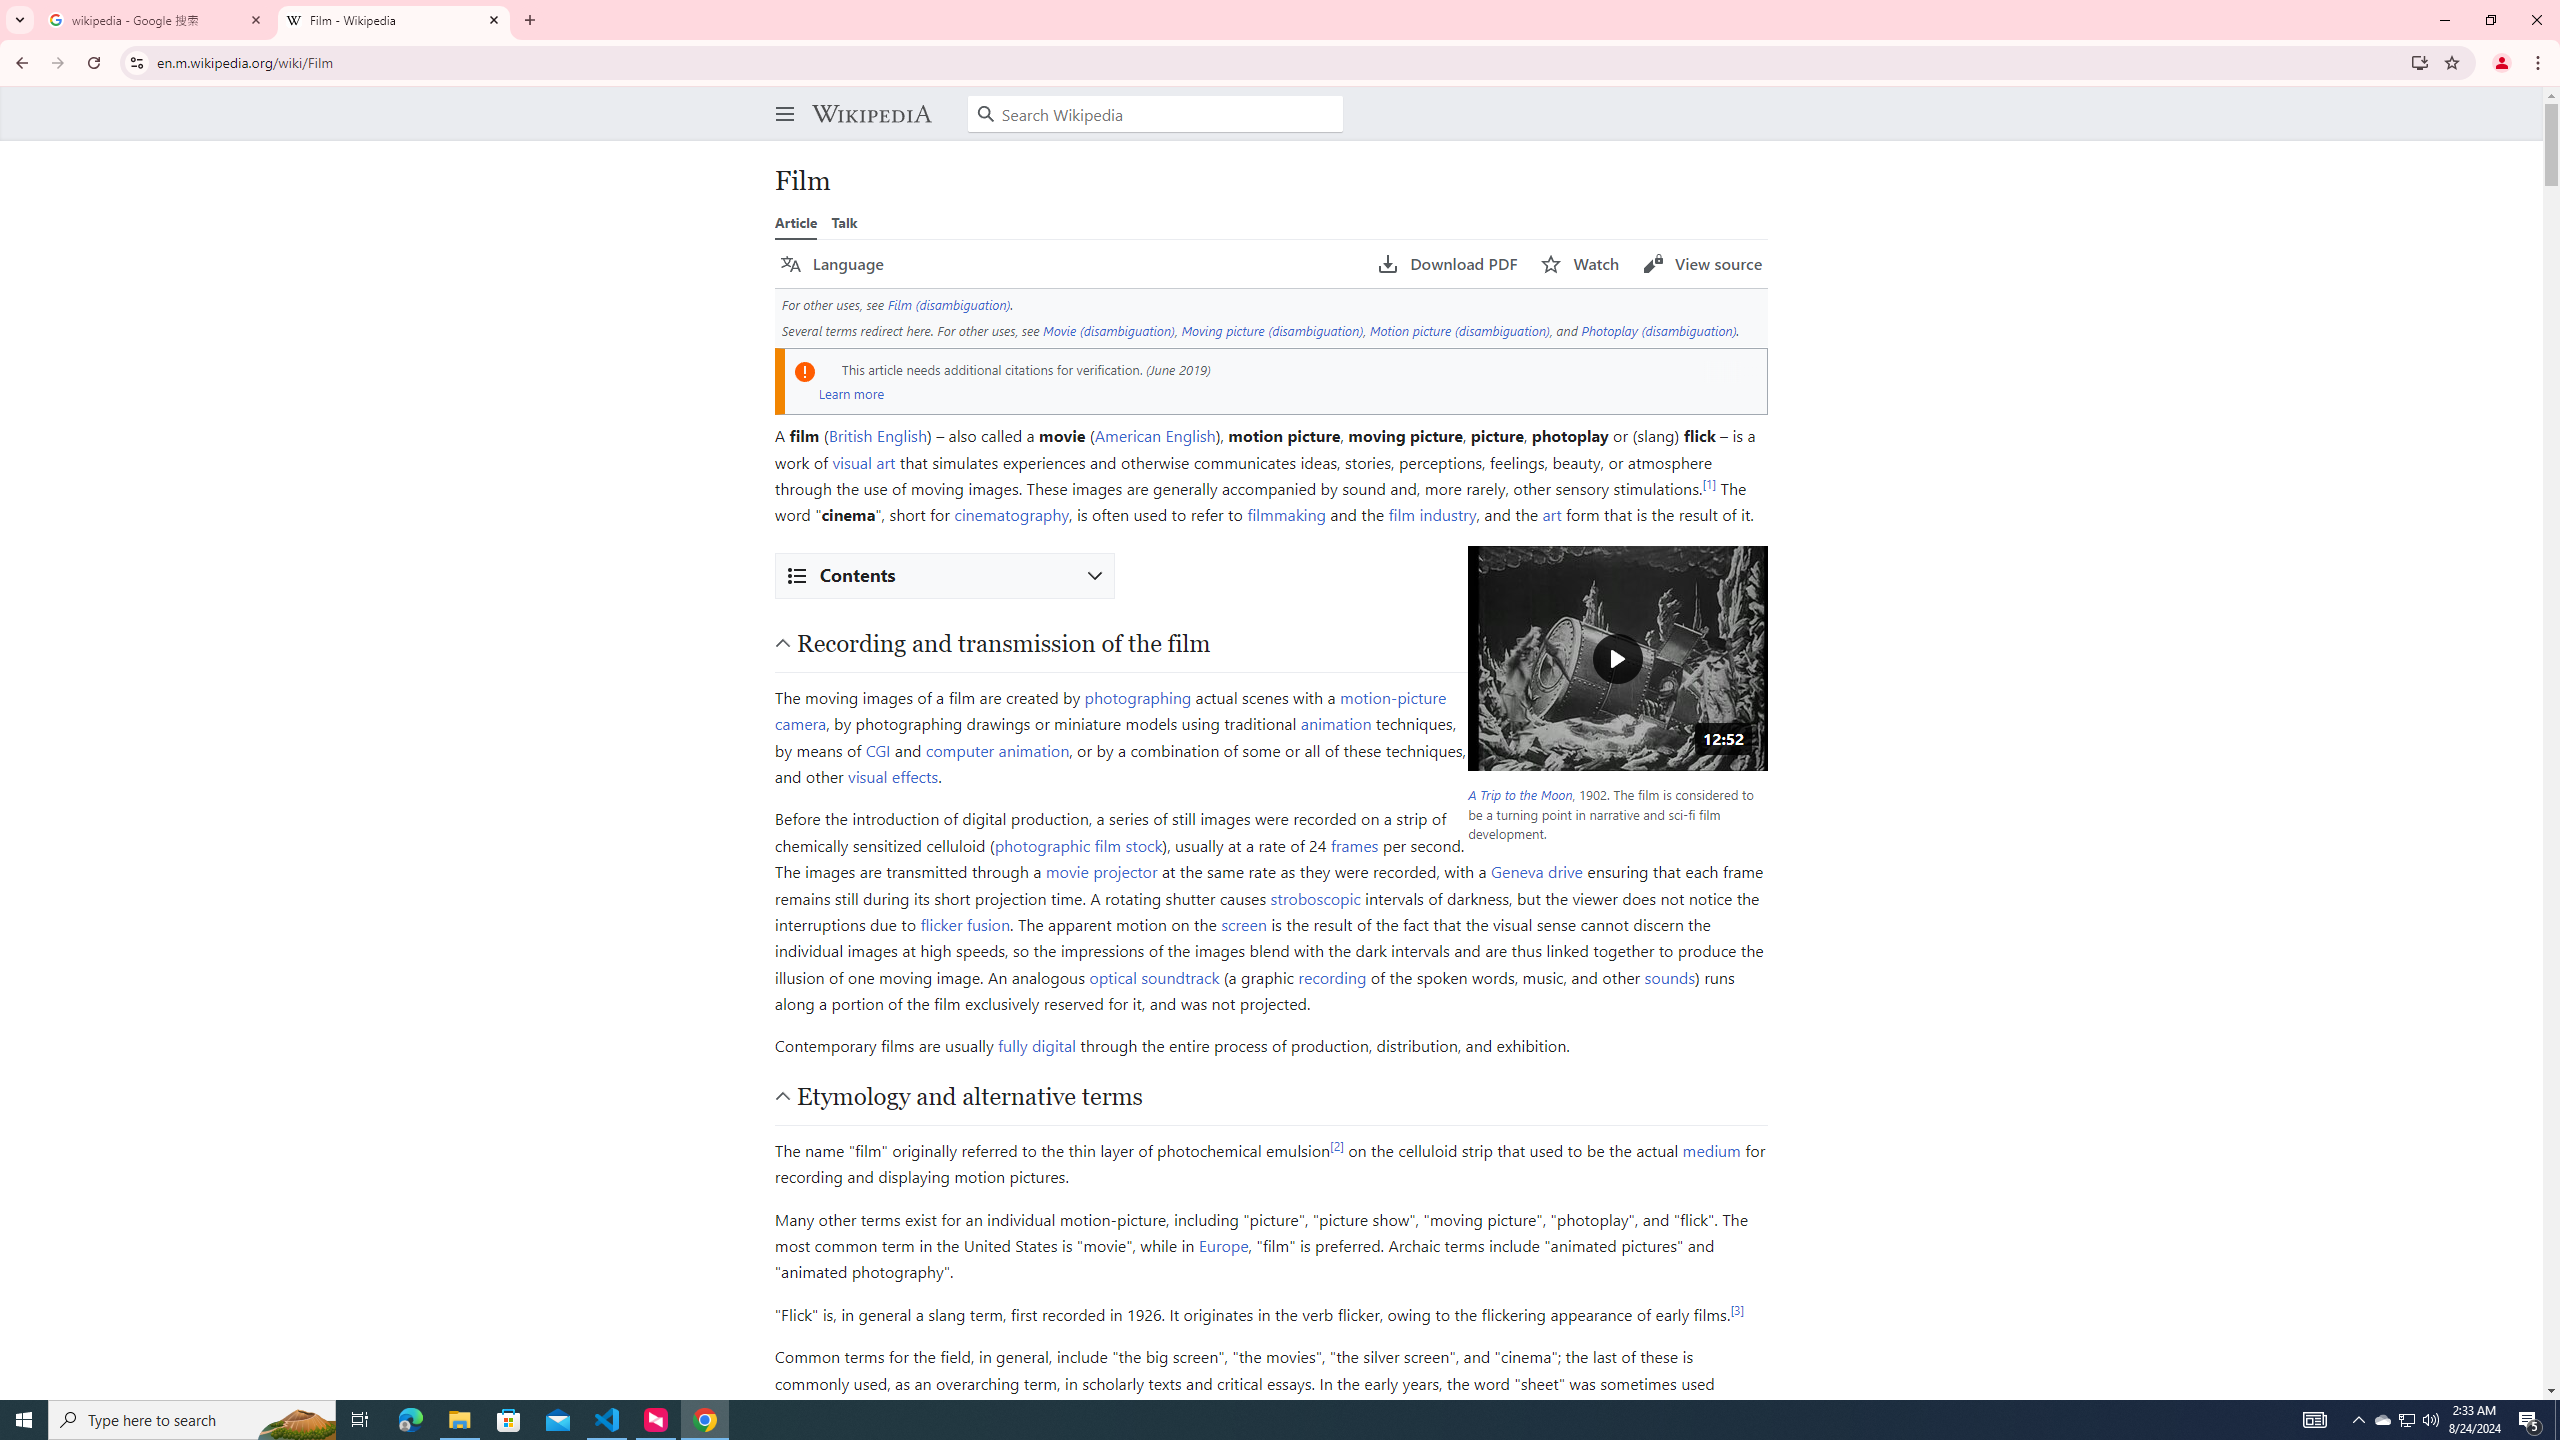  What do you see at coordinates (1709, 482) in the screenshot?
I see `'[1]'` at bounding box center [1709, 482].